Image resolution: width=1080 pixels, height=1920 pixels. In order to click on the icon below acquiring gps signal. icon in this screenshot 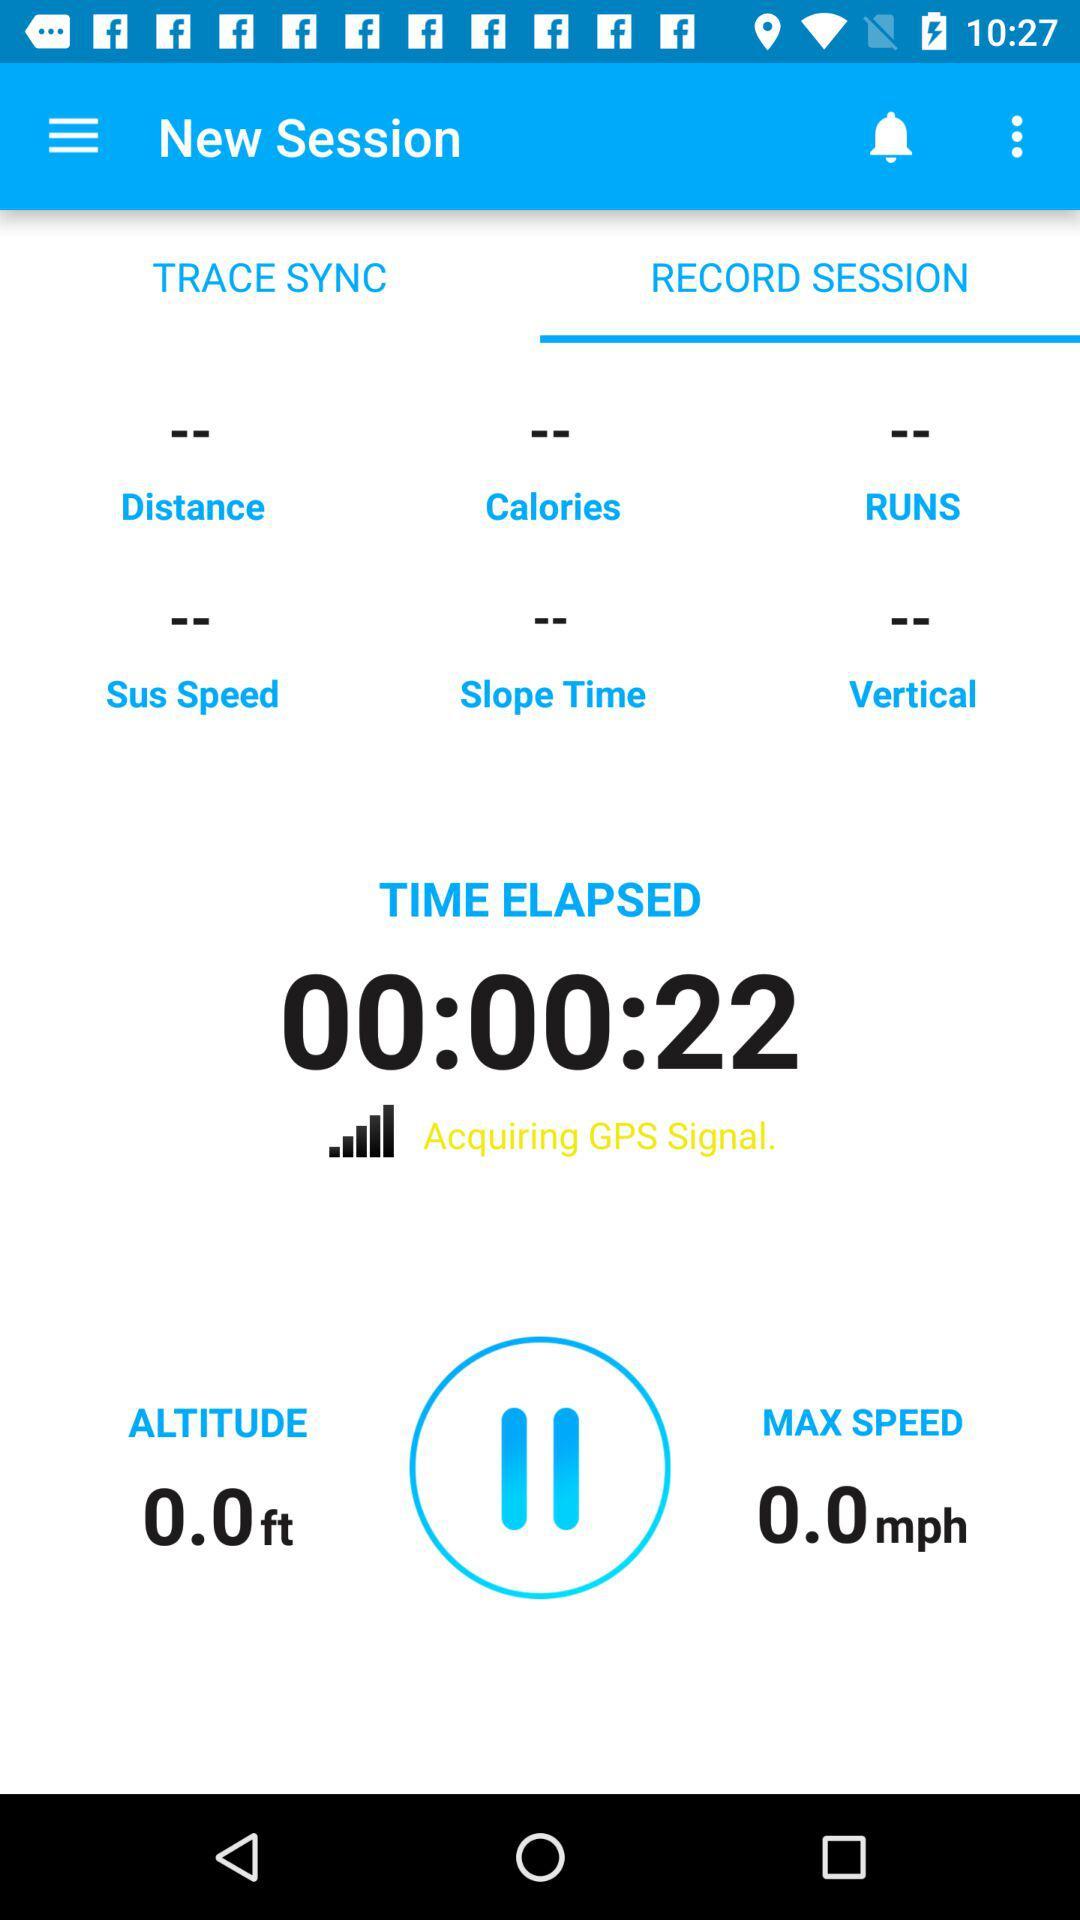, I will do `click(540, 1467)`.